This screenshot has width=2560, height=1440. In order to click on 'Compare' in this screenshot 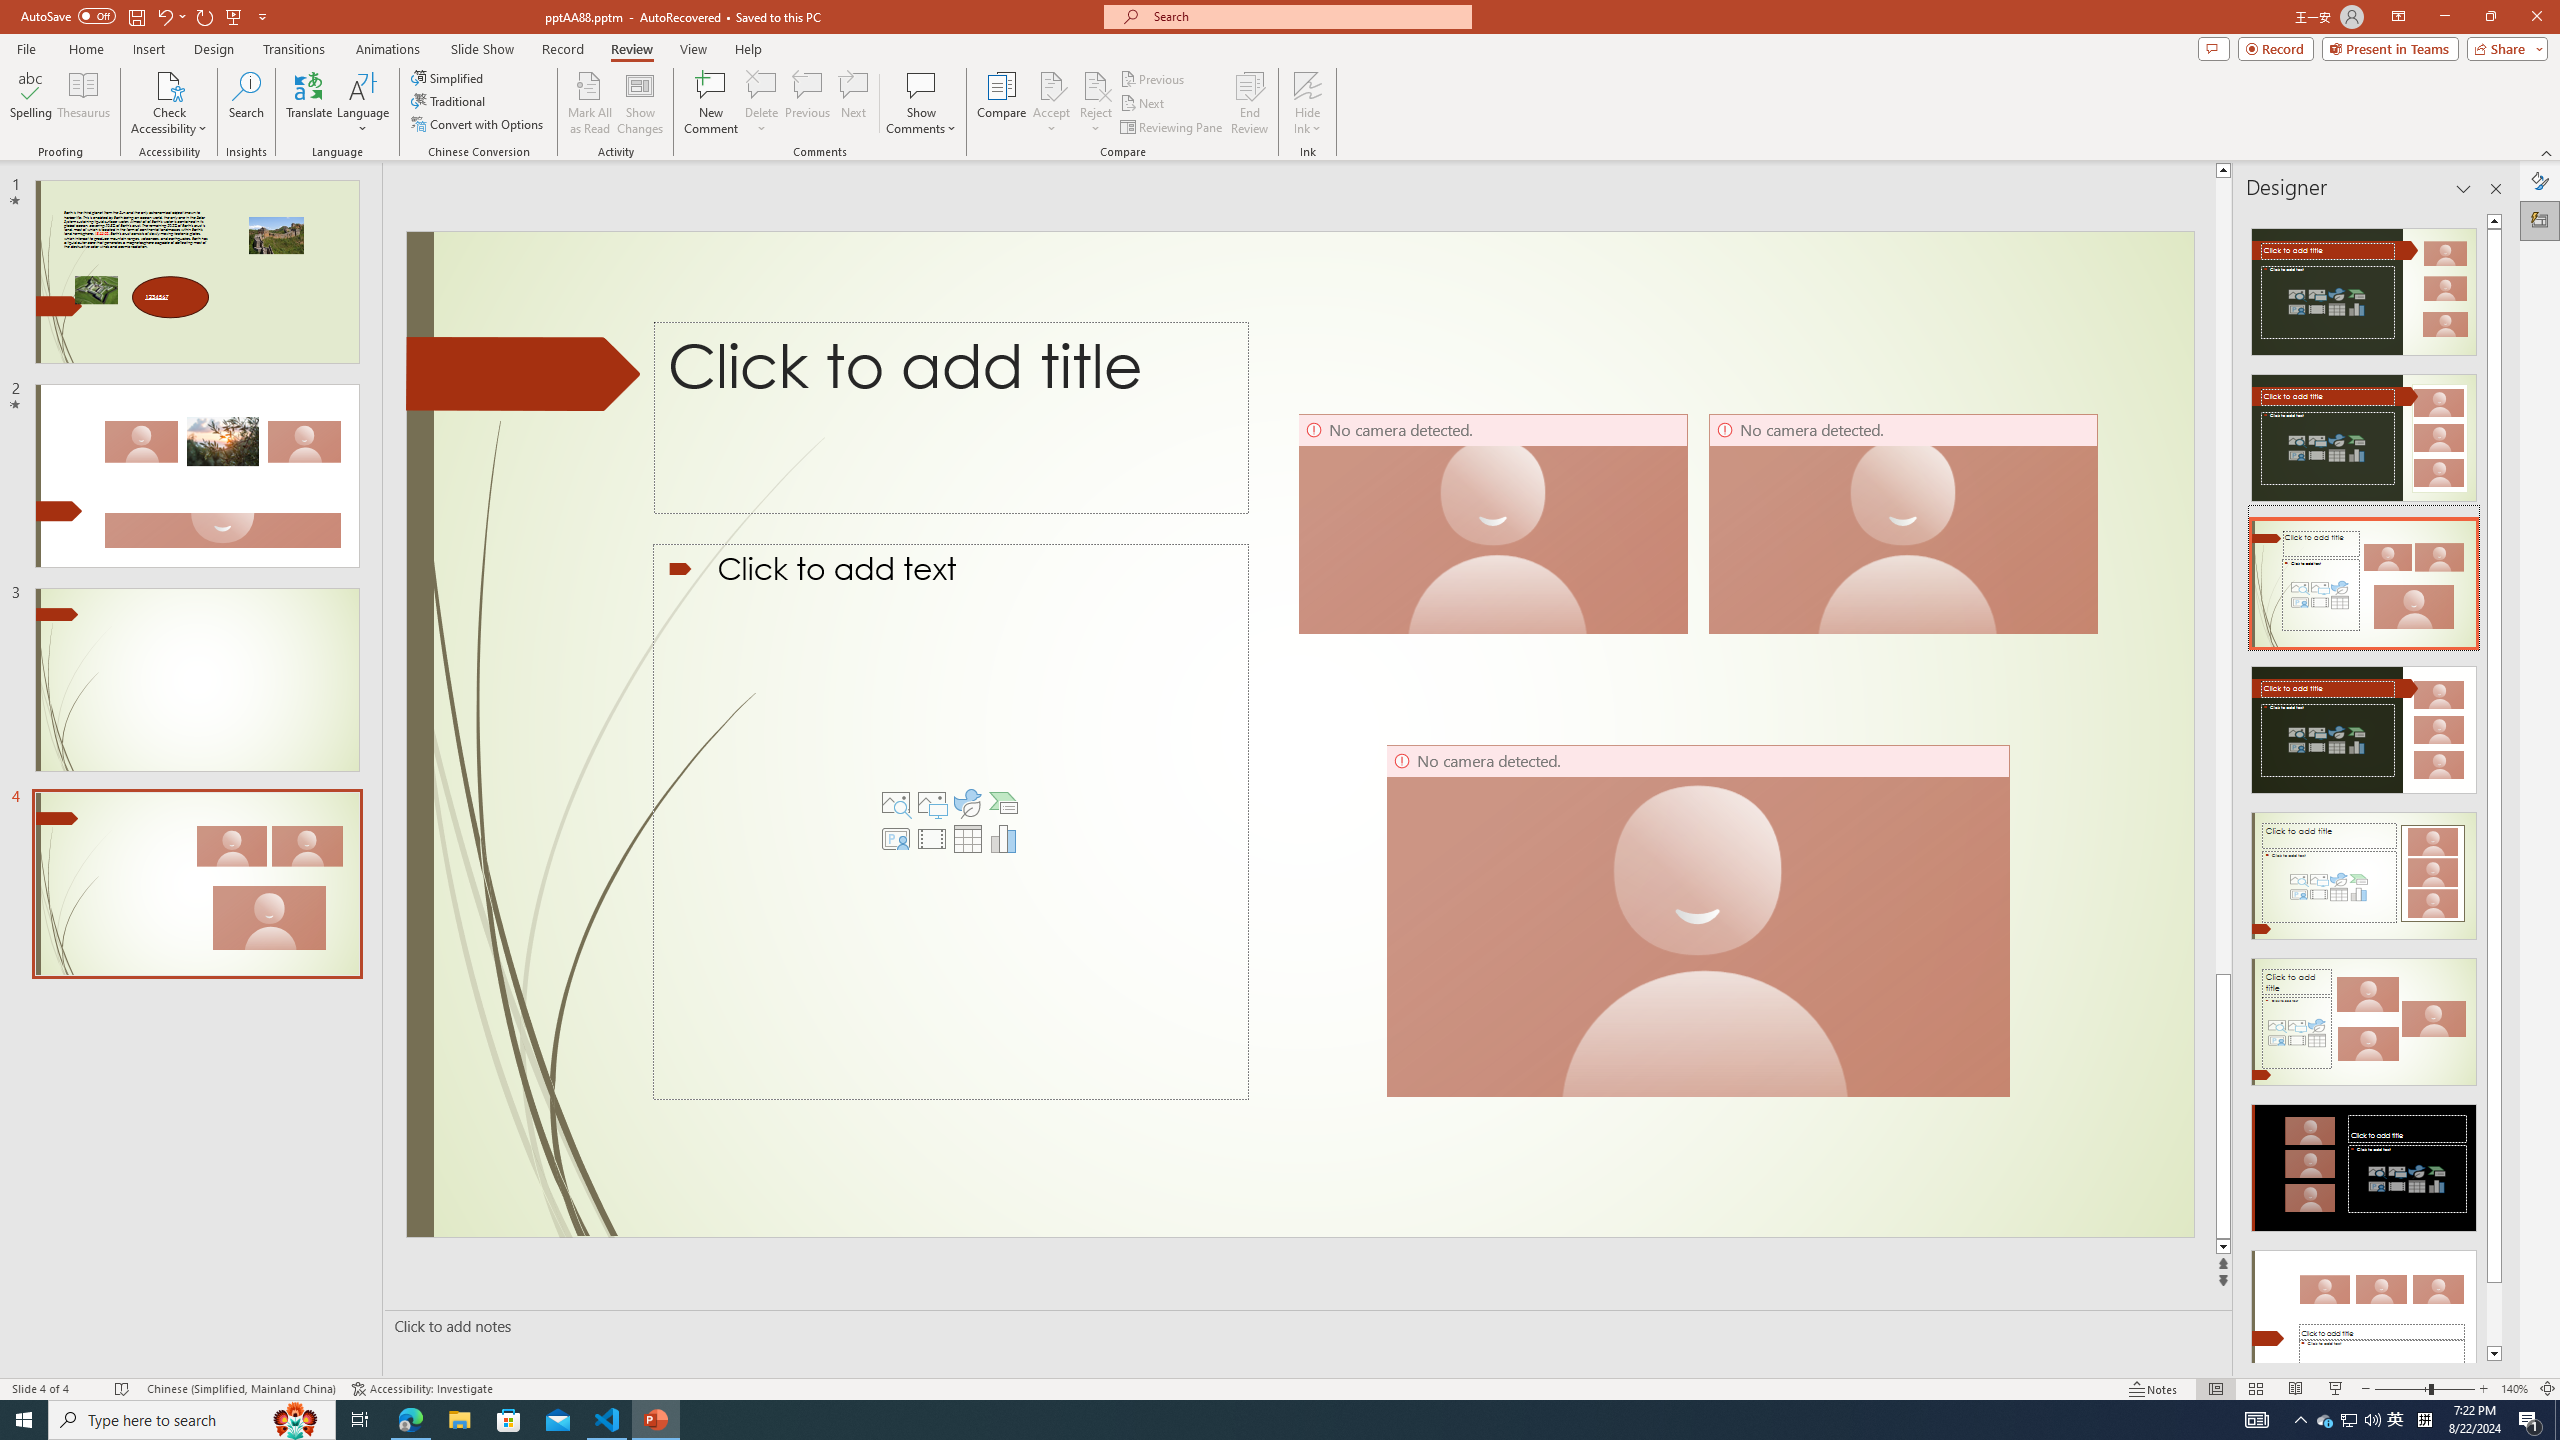, I will do `click(1002, 103)`.